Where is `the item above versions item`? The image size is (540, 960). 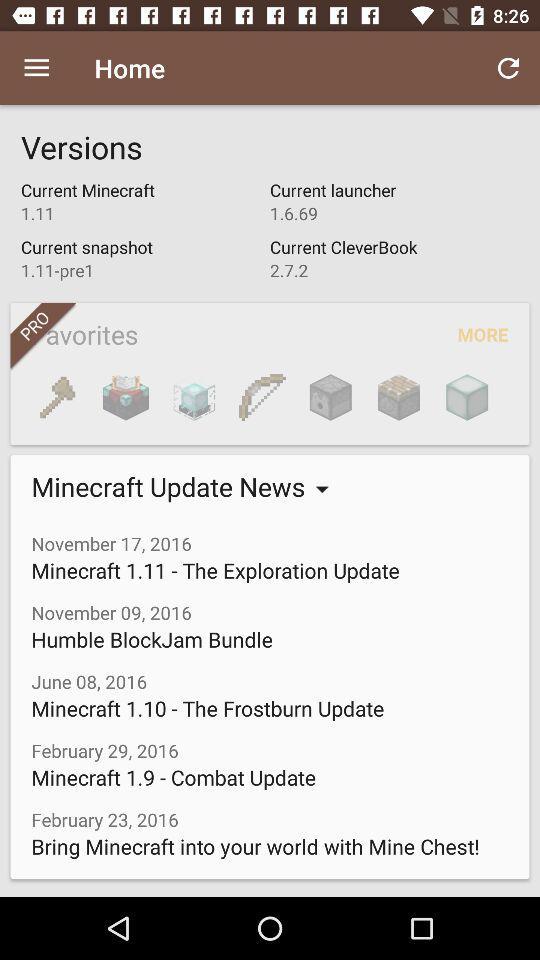
the item above versions item is located at coordinates (36, 68).